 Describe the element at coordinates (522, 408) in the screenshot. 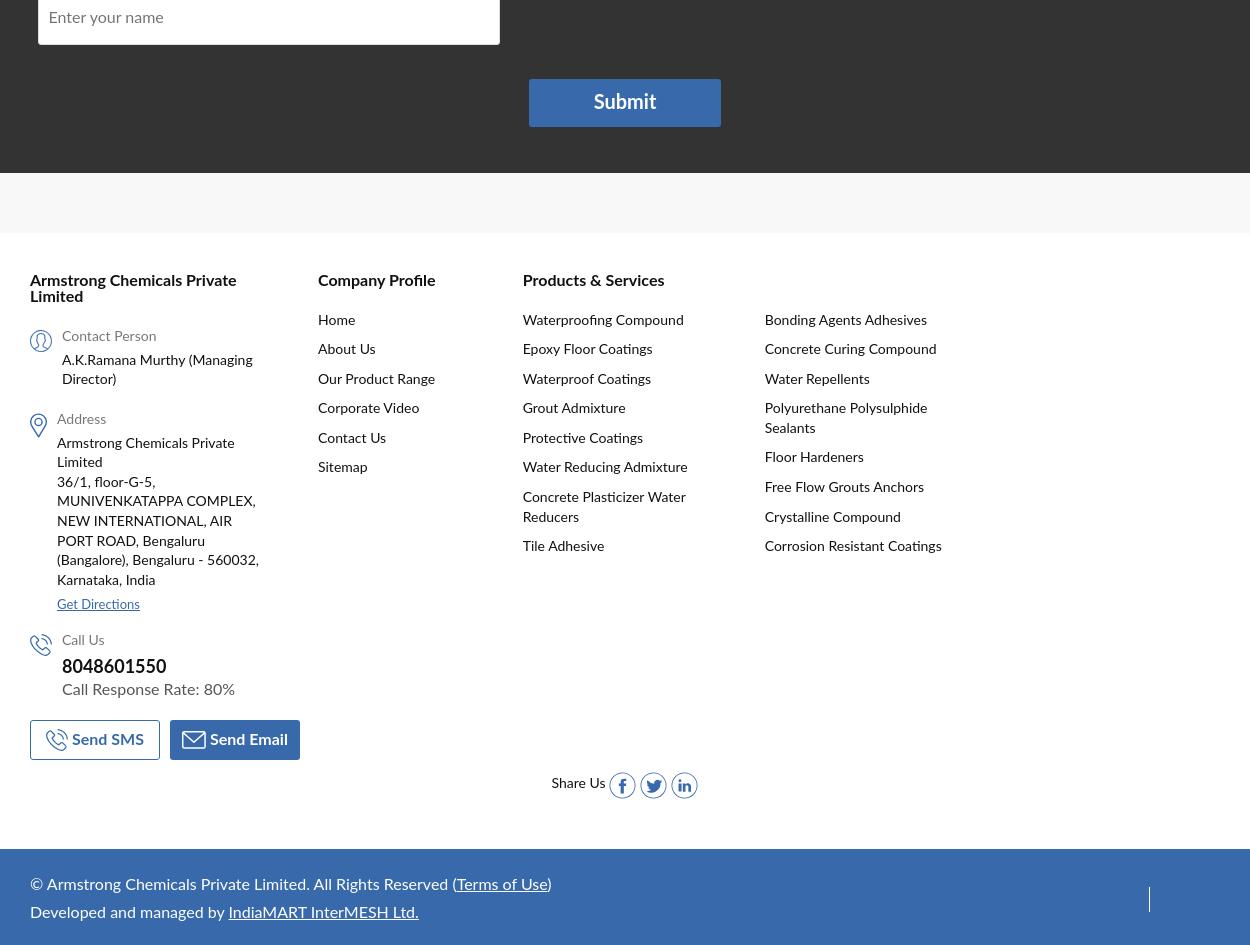

I see `'Grout Admixture'` at that location.